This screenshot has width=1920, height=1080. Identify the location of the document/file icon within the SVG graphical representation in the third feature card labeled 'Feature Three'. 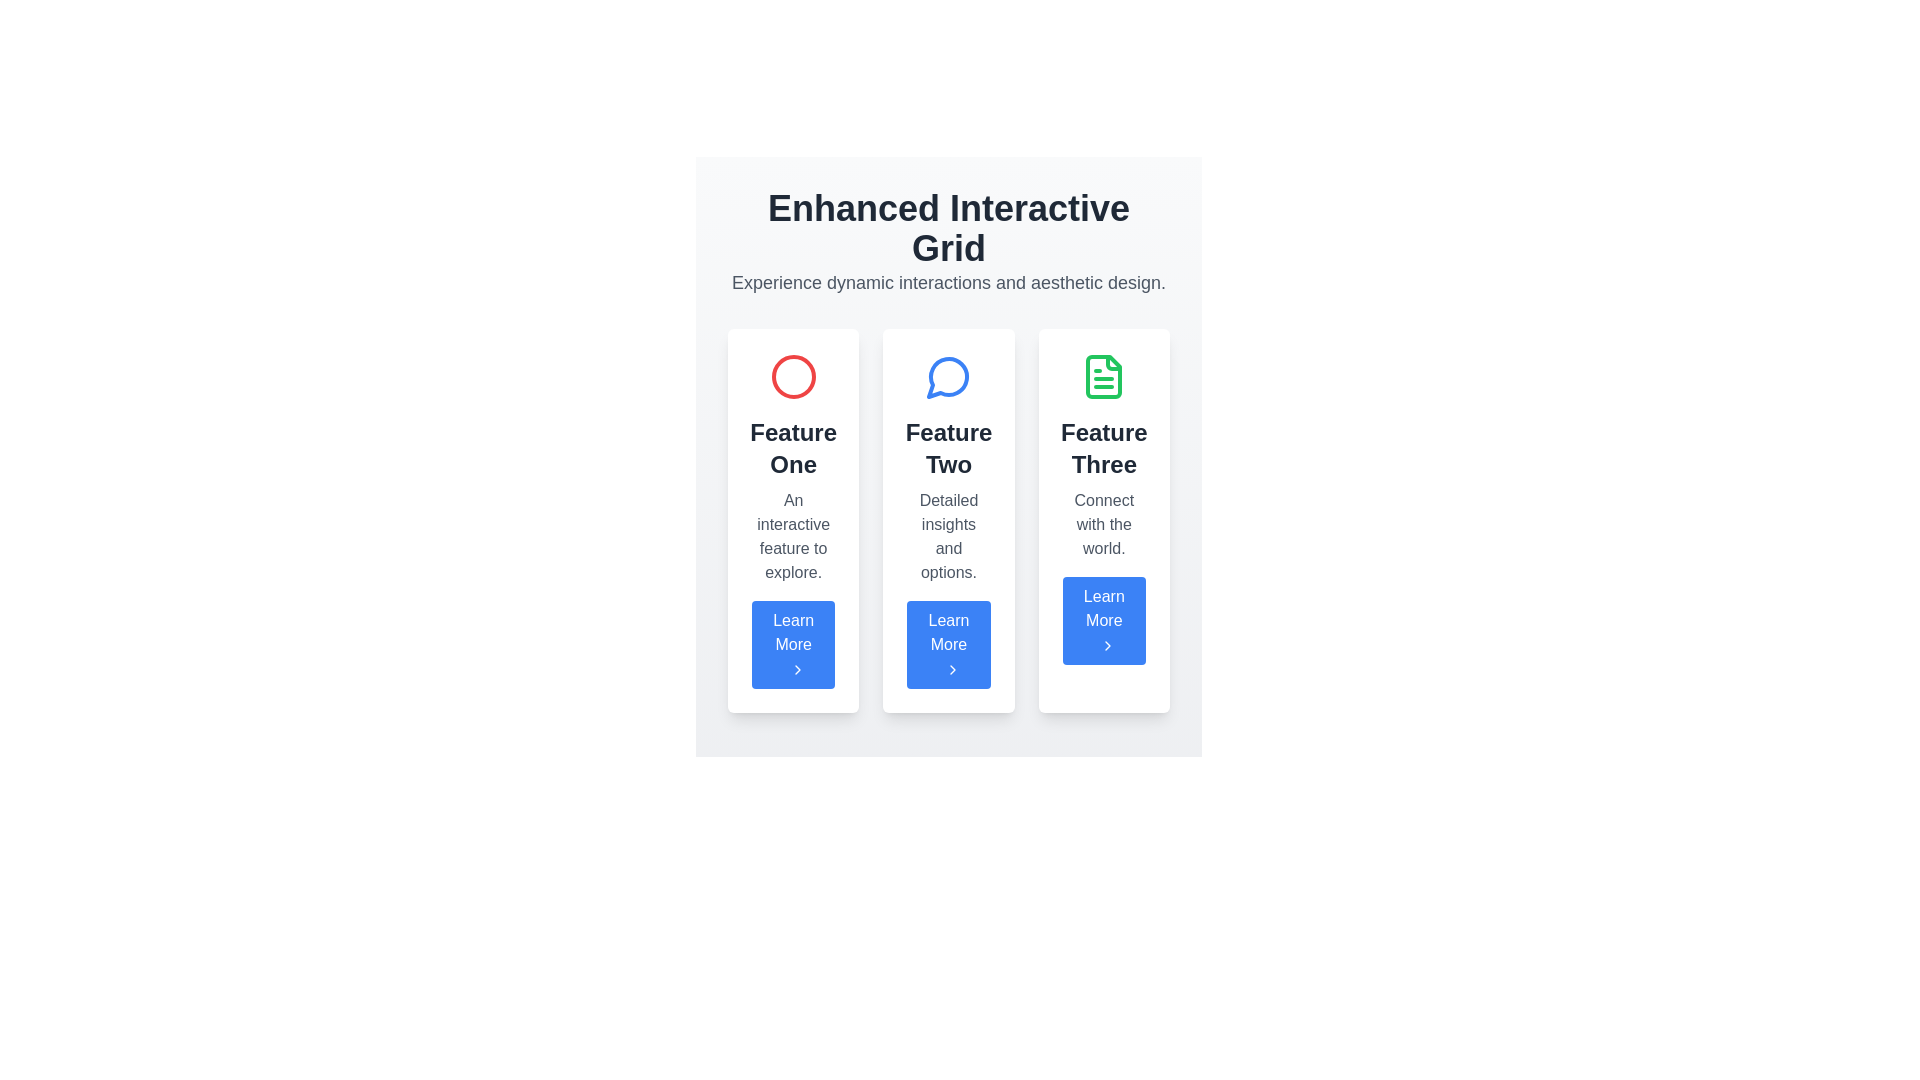
(1103, 377).